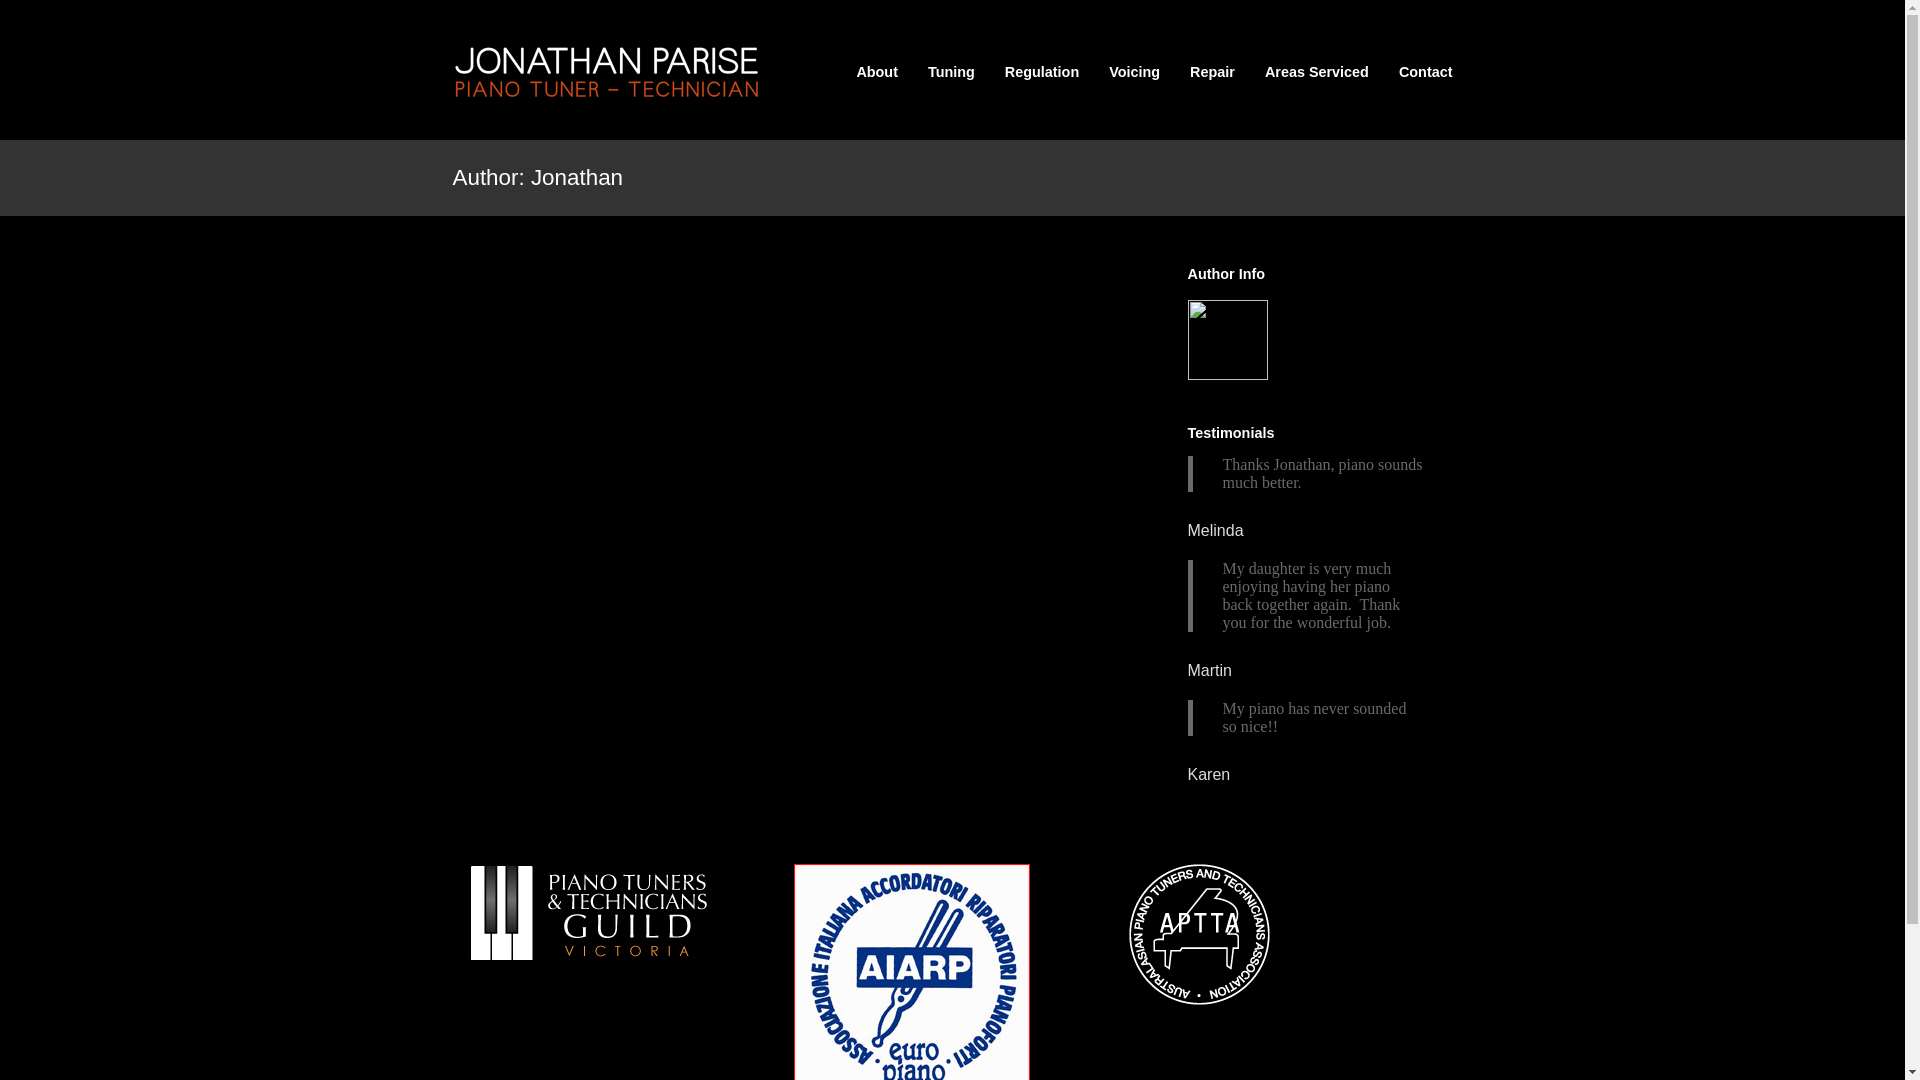 The image size is (1920, 1080). Describe the element at coordinates (926, 71) in the screenshot. I see `'Tuning'` at that location.